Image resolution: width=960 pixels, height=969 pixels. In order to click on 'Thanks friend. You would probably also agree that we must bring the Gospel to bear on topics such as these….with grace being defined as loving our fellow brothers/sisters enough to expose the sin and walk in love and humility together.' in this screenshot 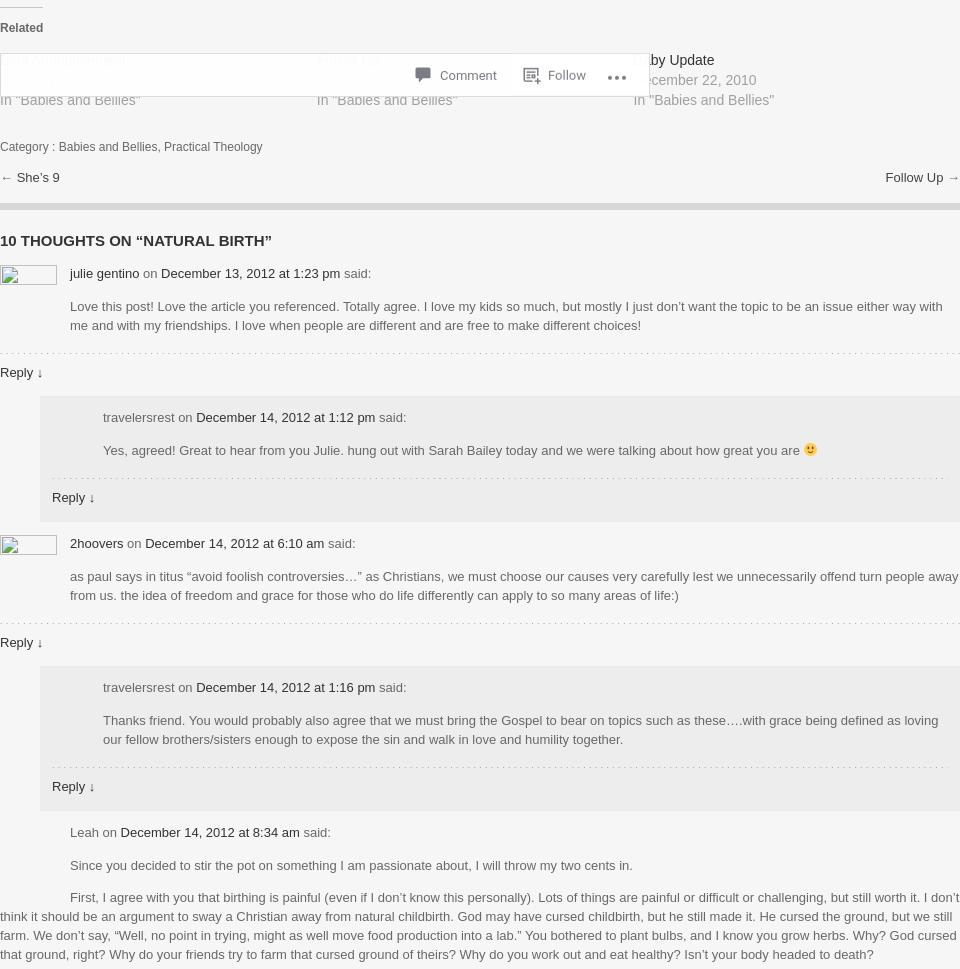, I will do `click(519, 728)`.